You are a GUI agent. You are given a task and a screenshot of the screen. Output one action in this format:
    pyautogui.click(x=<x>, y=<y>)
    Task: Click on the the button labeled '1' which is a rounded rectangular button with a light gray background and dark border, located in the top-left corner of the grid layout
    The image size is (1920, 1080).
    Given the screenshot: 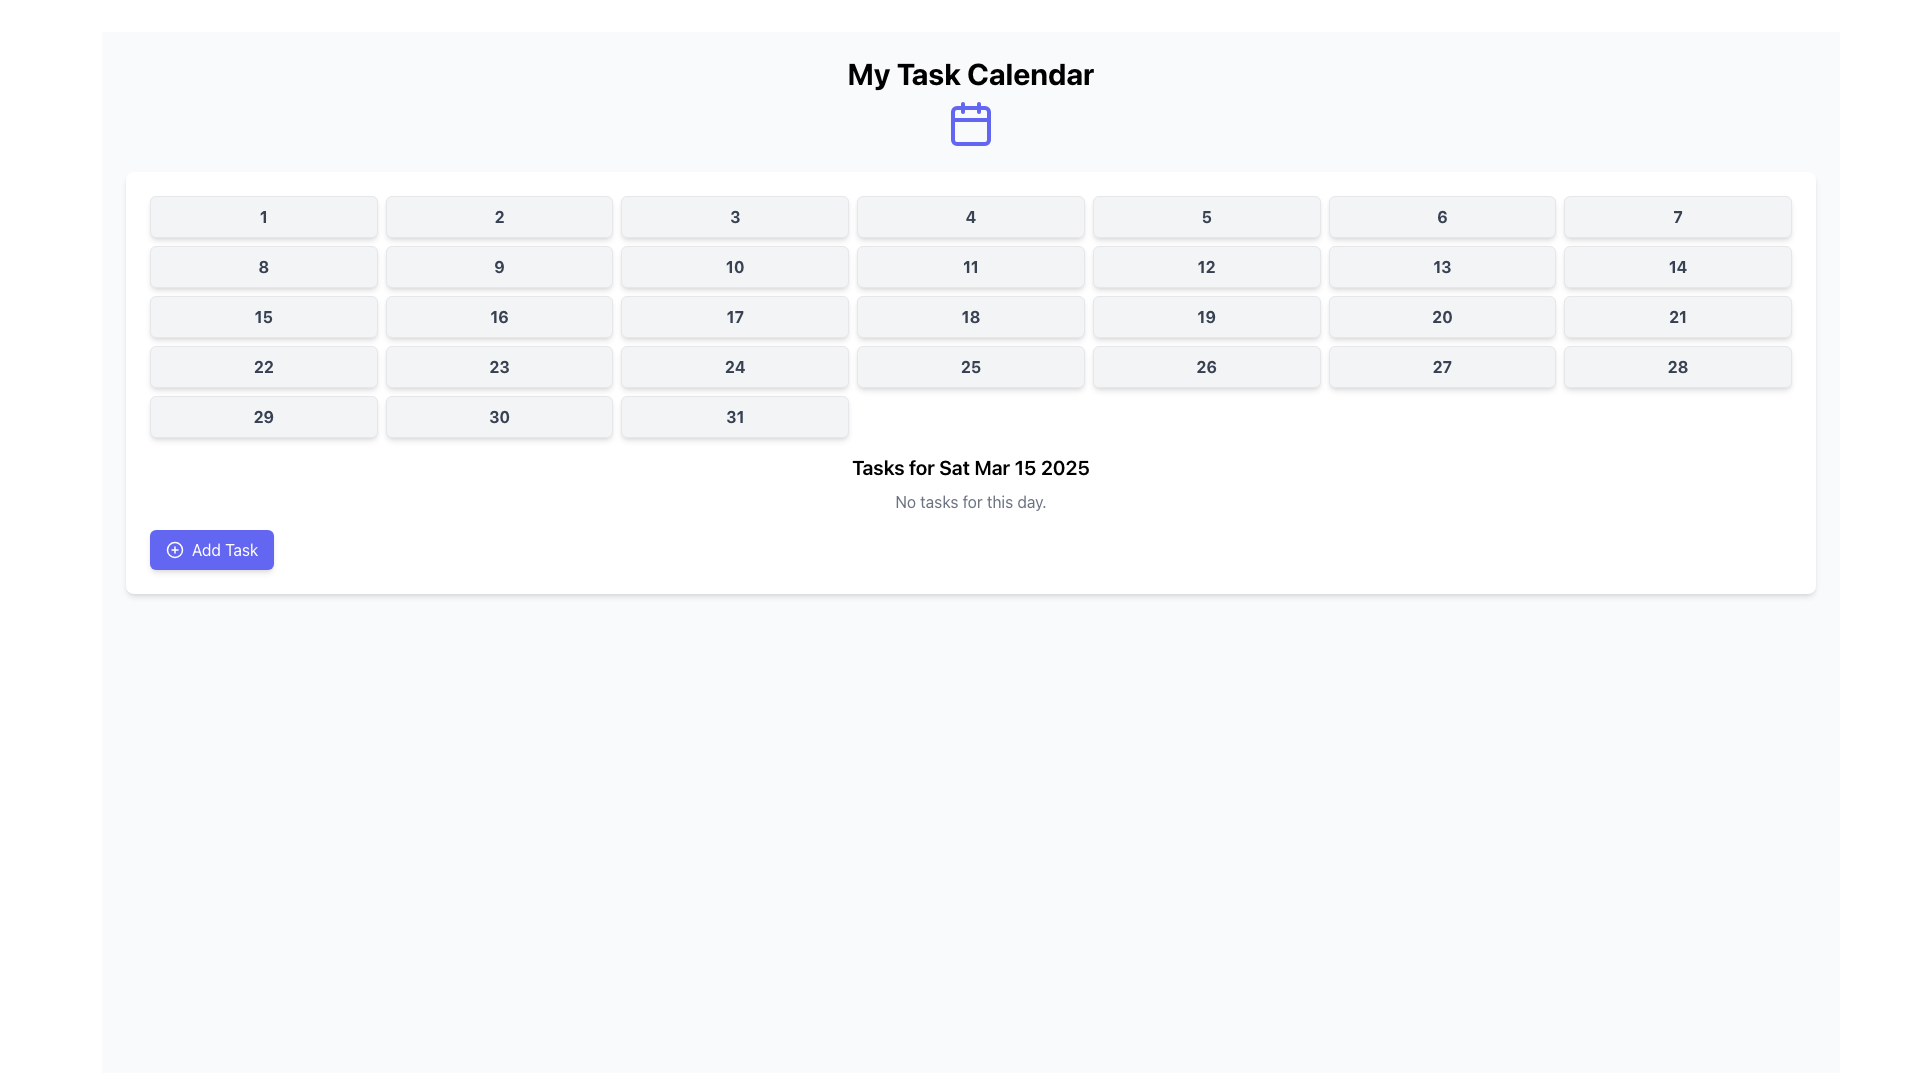 What is the action you would take?
    pyautogui.click(x=262, y=216)
    